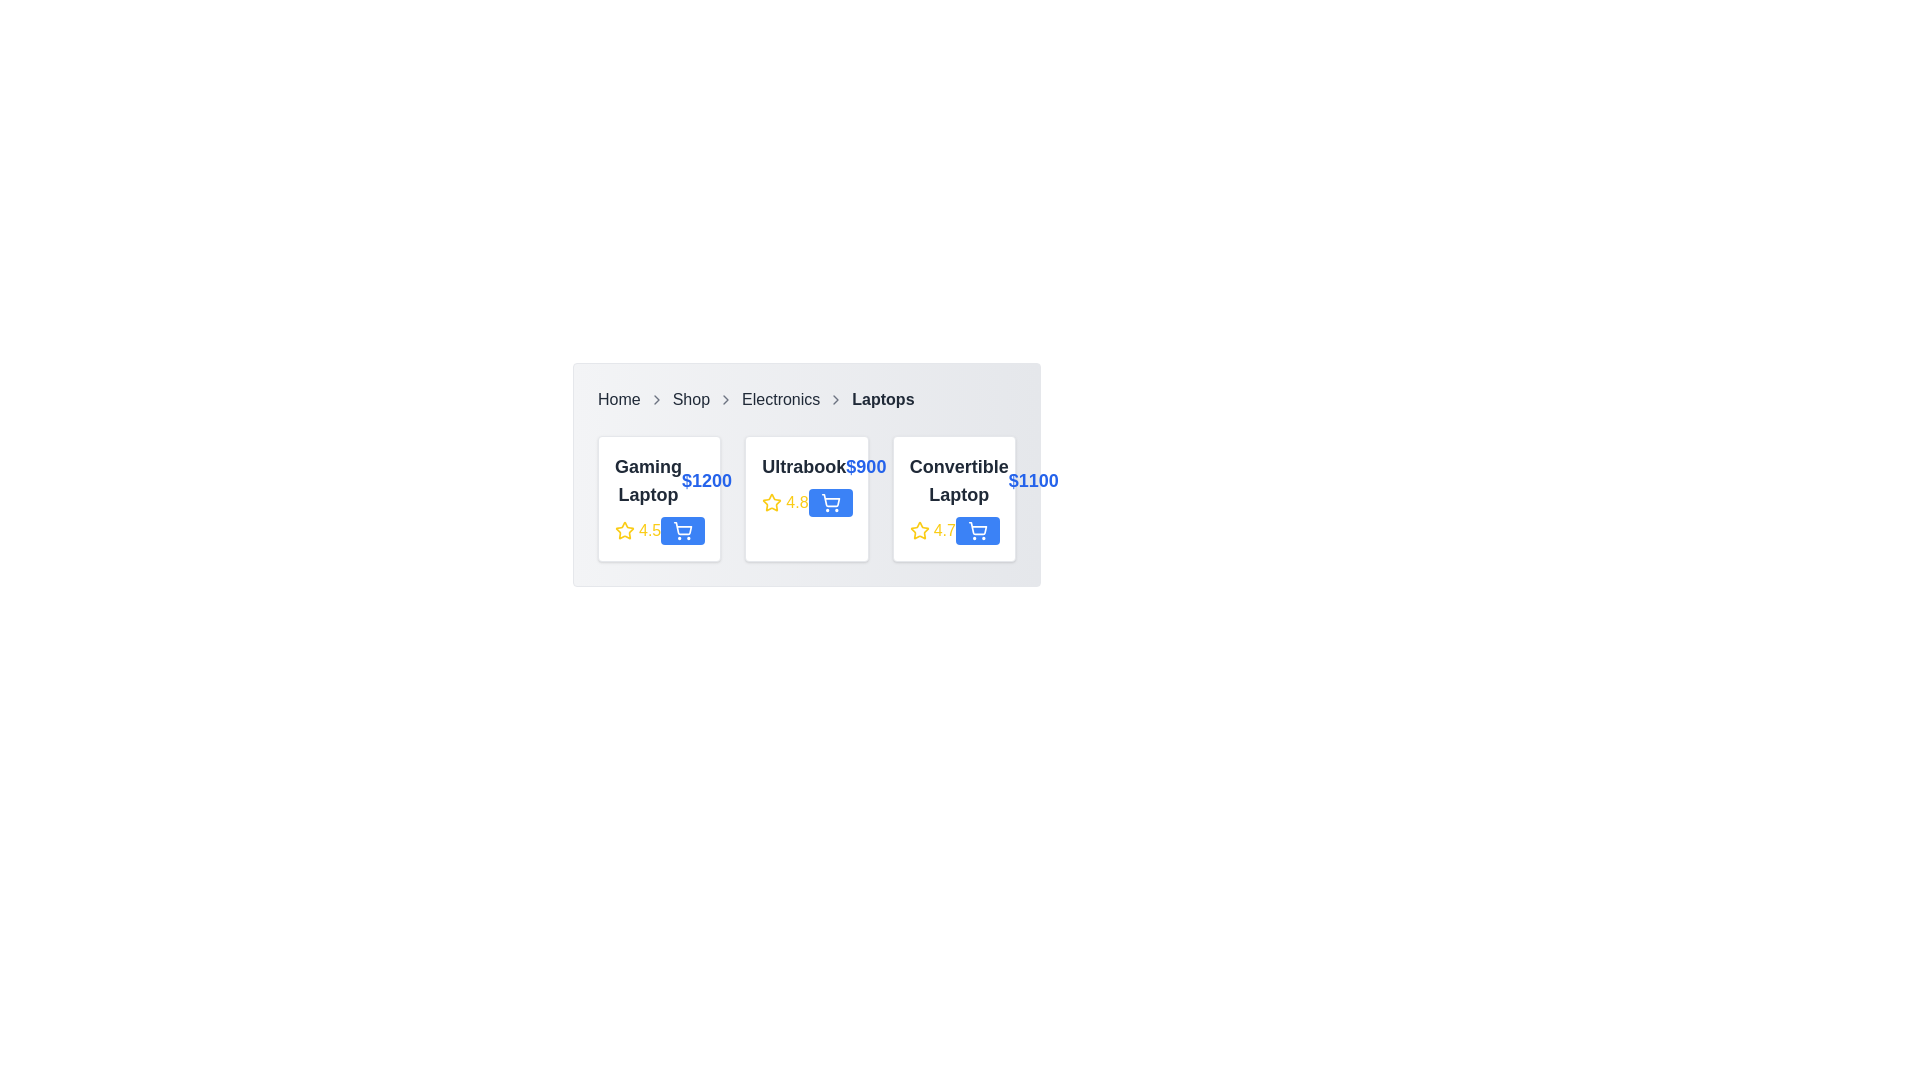 This screenshot has width=1920, height=1080. Describe the element at coordinates (780, 400) in the screenshot. I see `the 'Electronics' text link located in the breadcrumb navigation bar` at that location.